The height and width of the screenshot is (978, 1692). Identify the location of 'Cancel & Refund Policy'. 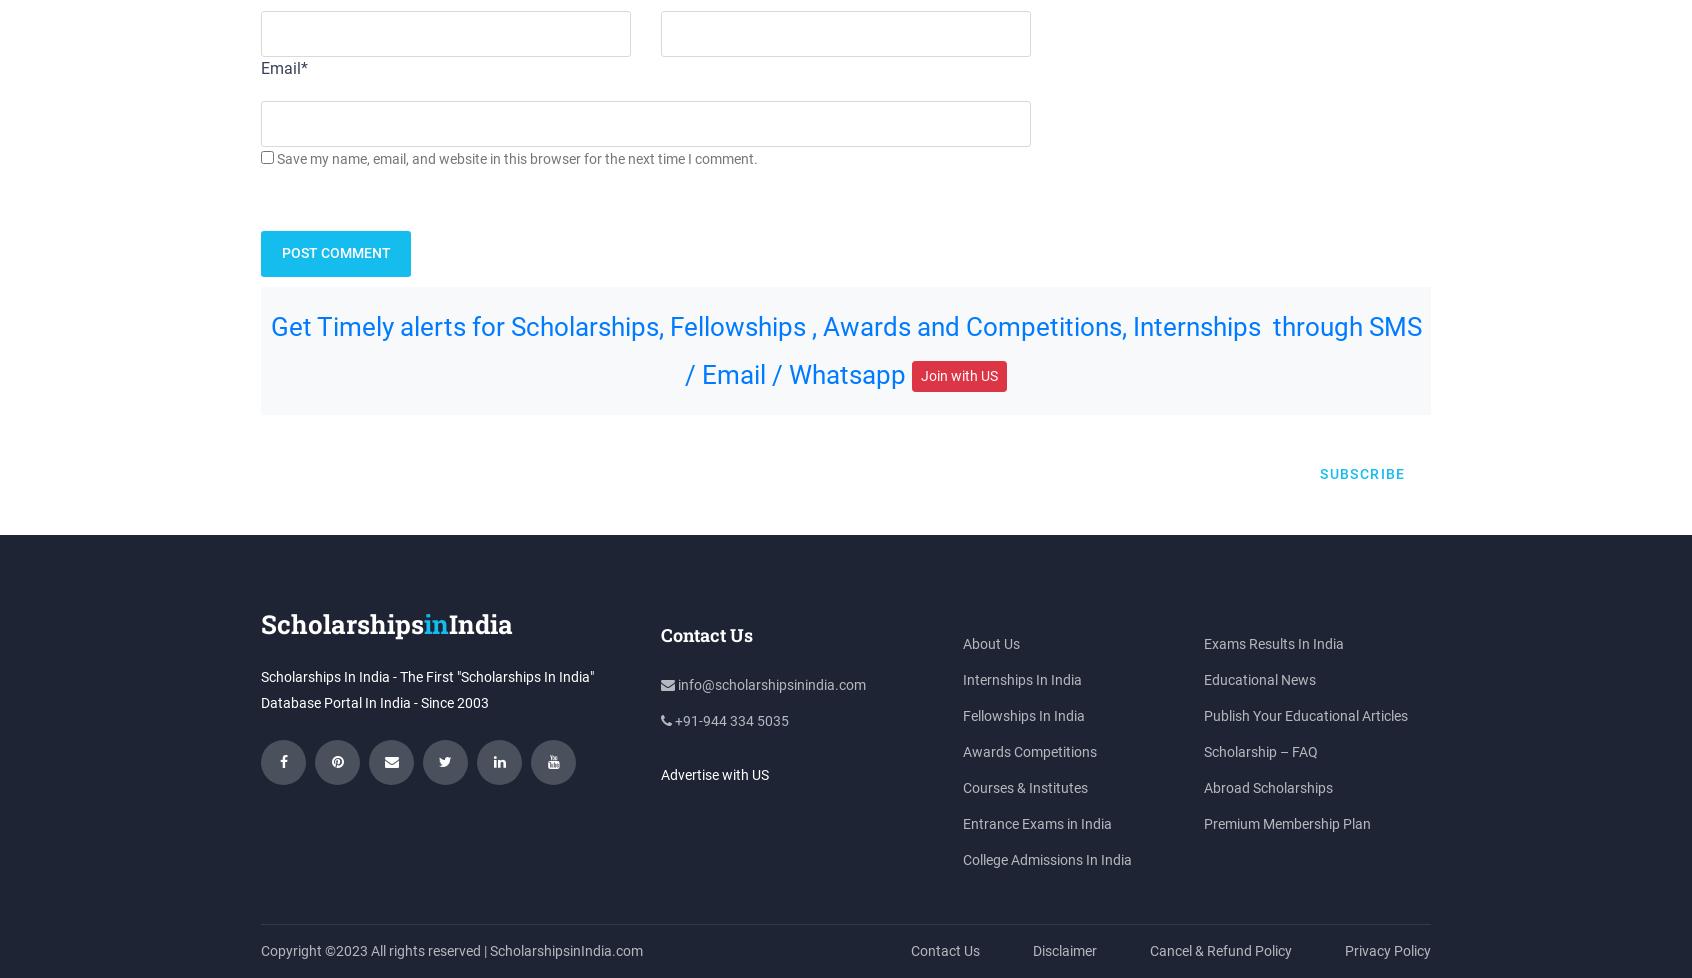
(1149, 949).